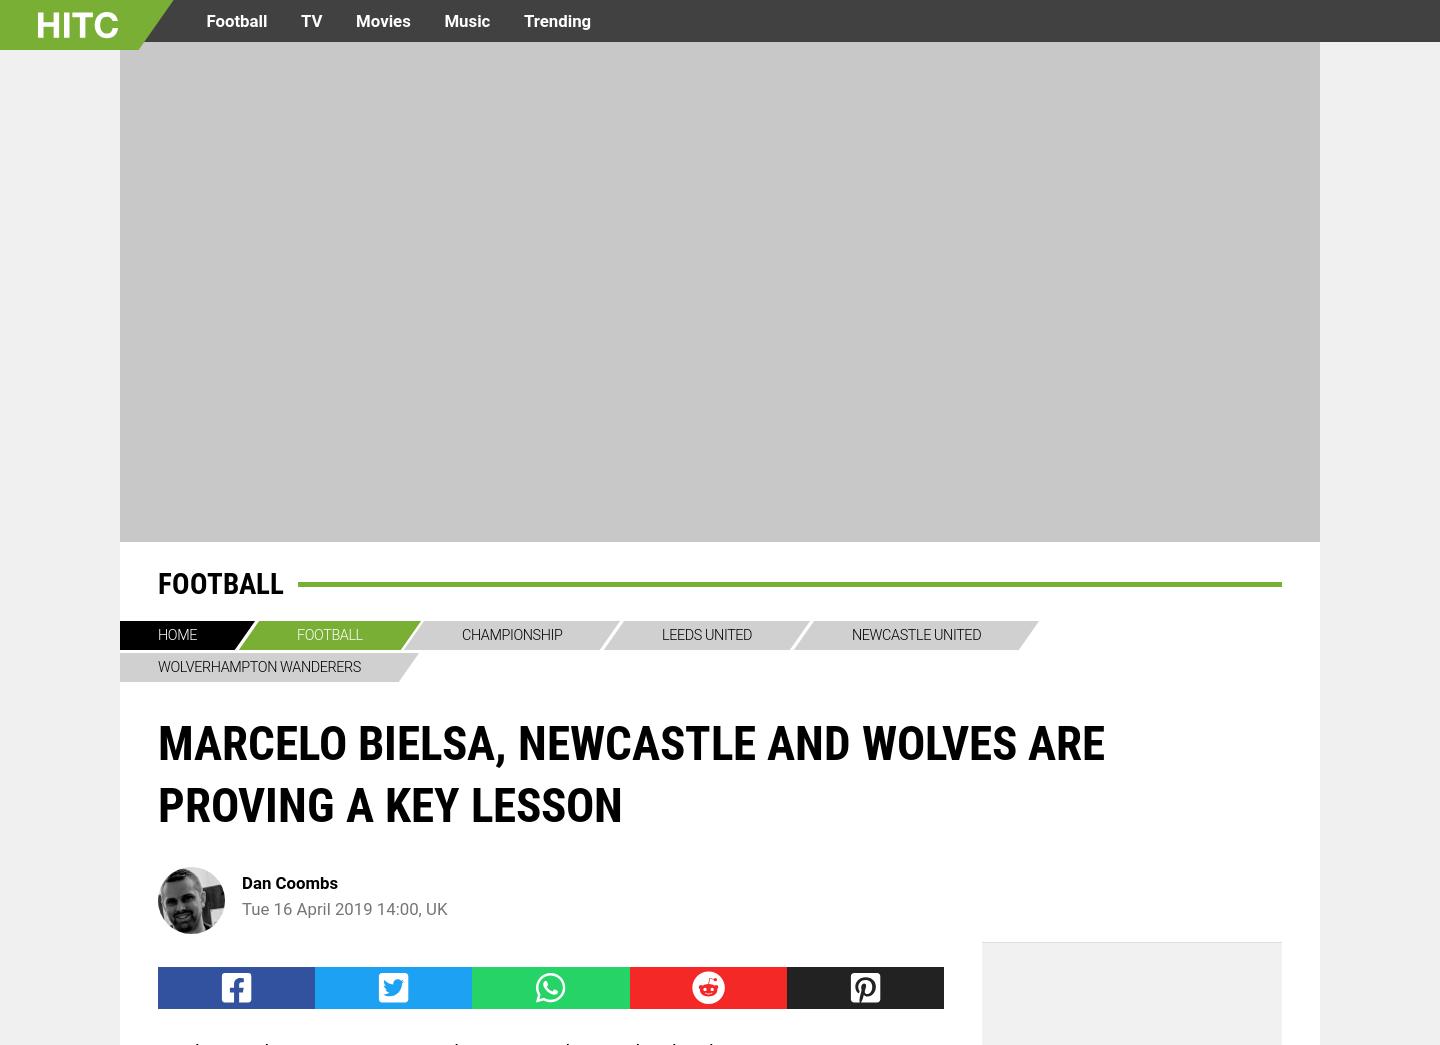 The width and height of the screenshot is (1440, 1045). What do you see at coordinates (288, 881) in the screenshot?
I see `'Dan Coombs'` at bounding box center [288, 881].